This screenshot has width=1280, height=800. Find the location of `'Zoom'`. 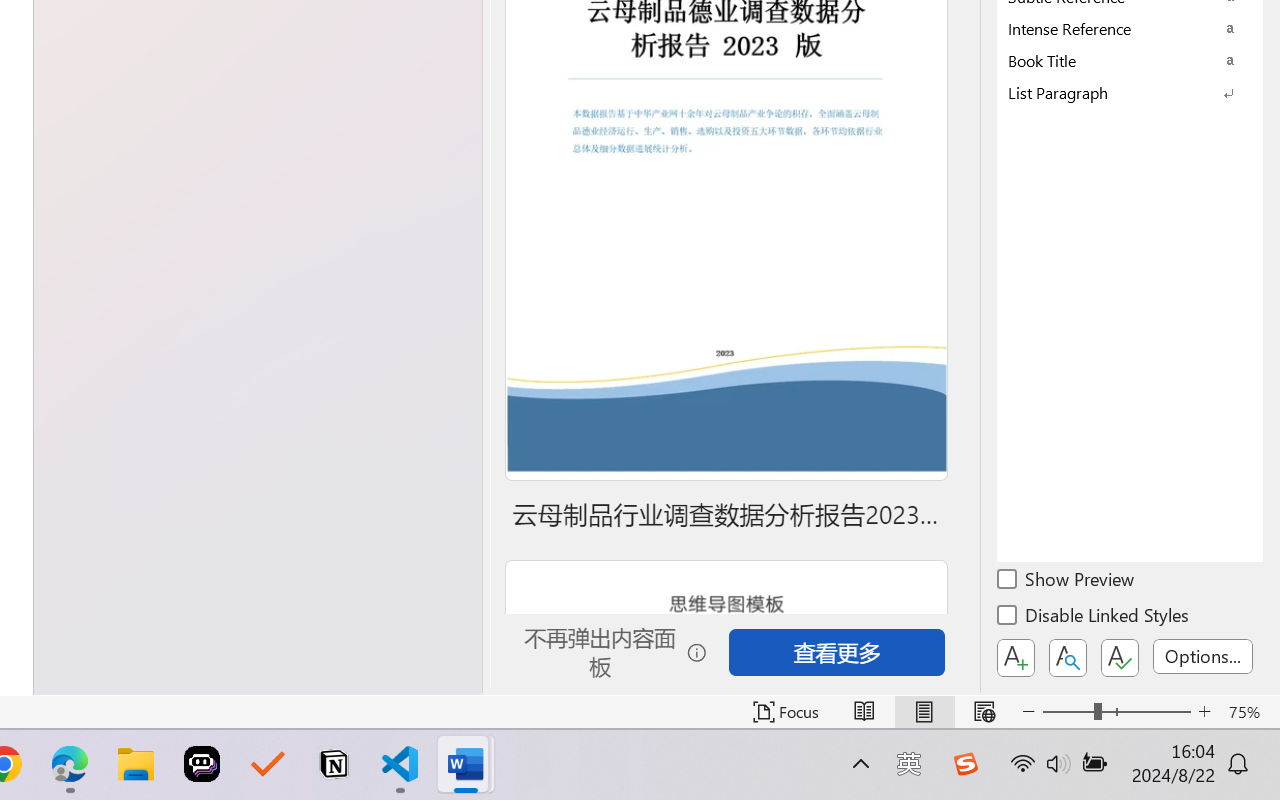

'Zoom' is located at coordinates (1115, 711).